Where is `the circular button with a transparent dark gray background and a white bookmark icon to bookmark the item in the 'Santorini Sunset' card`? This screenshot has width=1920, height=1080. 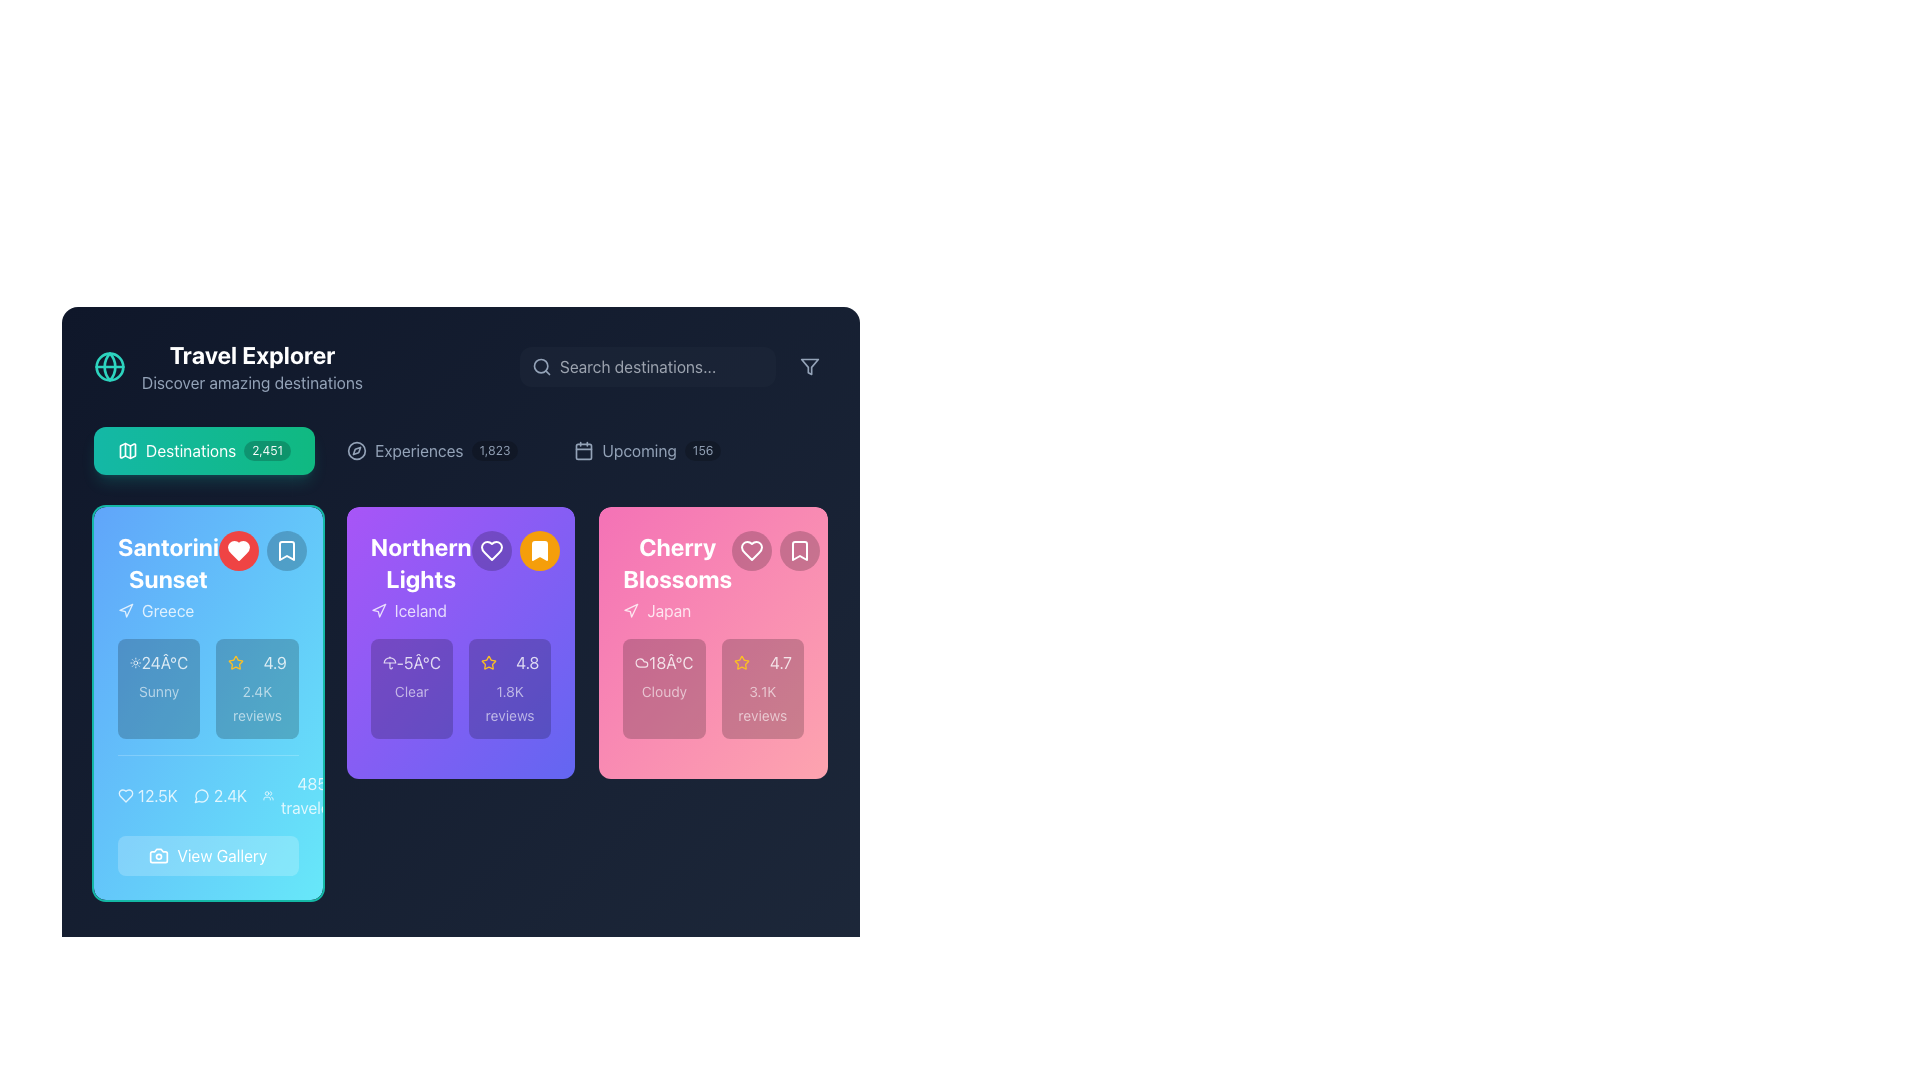 the circular button with a transparent dark gray background and a white bookmark icon to bookmark the item in the 'Santorini Sunset' card is located at coordinates (285, 551).